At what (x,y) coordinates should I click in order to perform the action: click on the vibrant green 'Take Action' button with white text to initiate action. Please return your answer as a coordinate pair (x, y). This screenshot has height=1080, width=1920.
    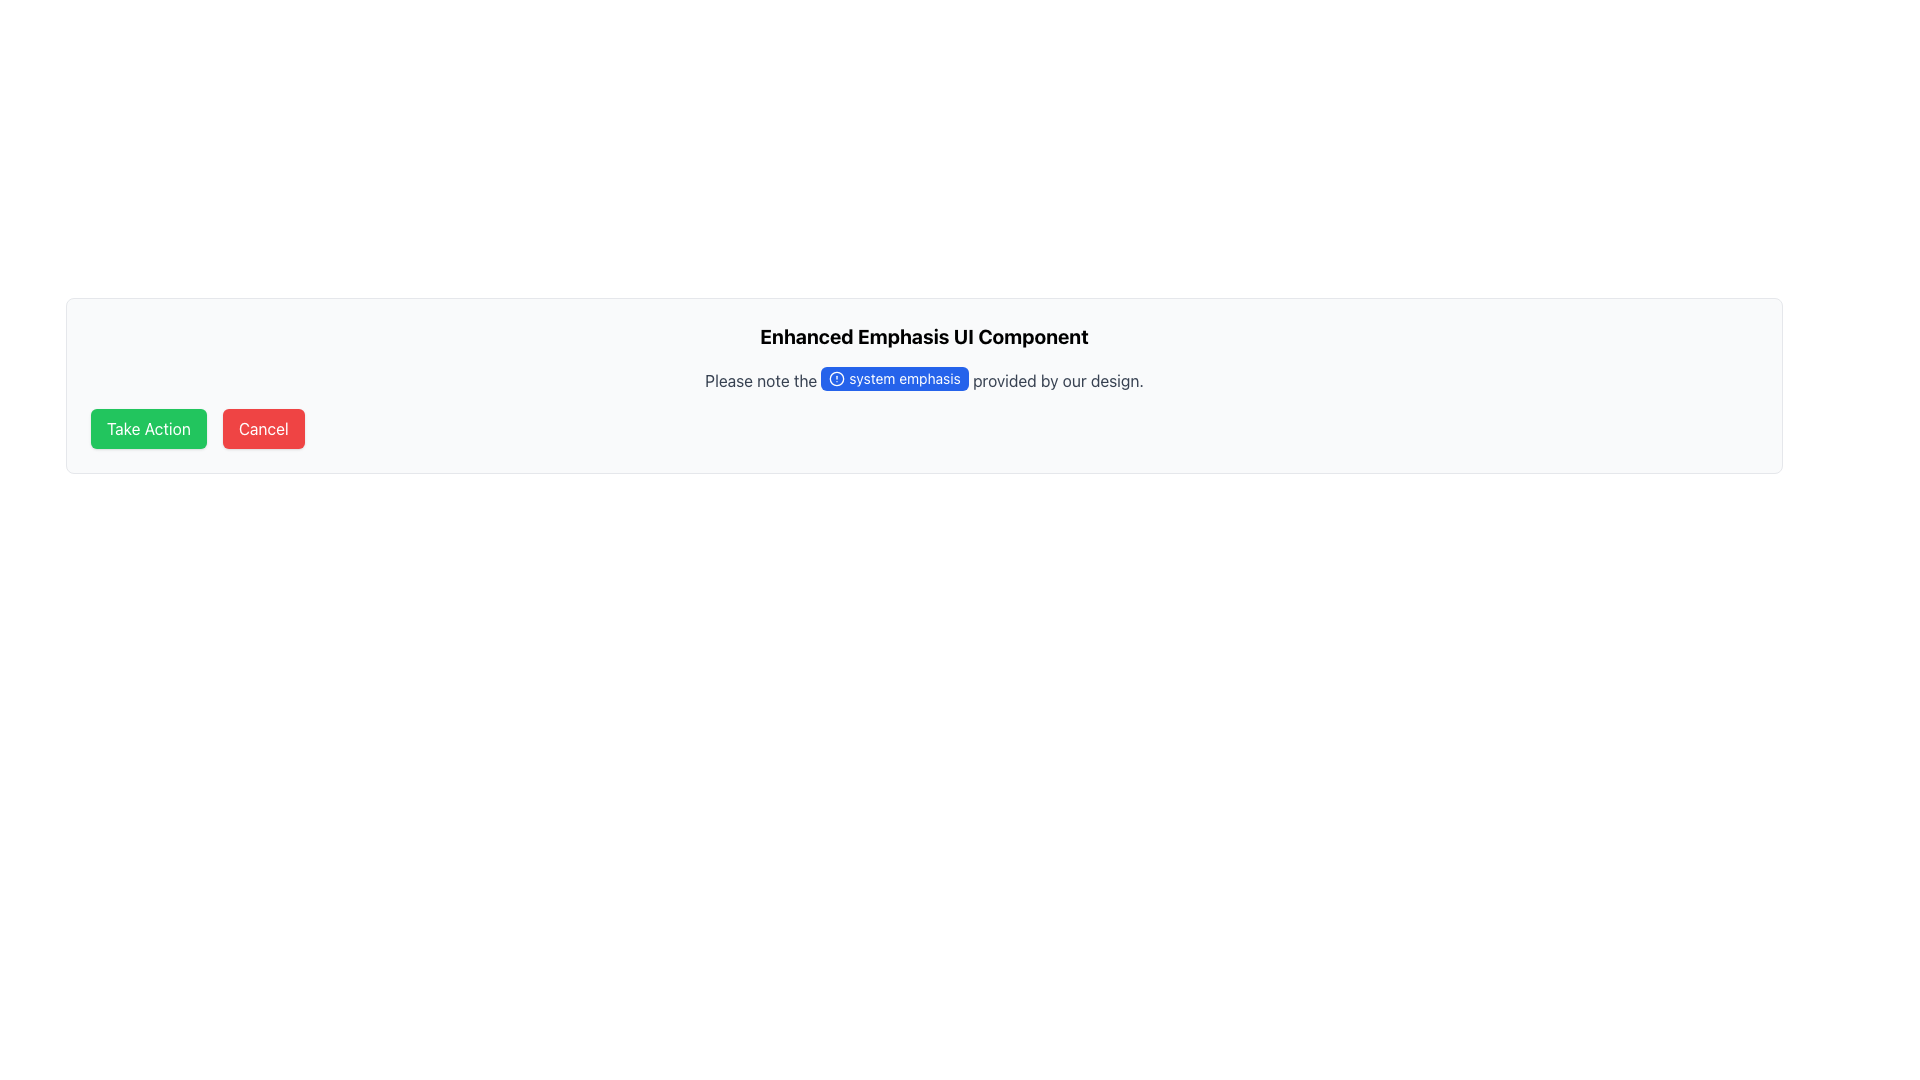
    Looking at the image, I should click on (147, 427).